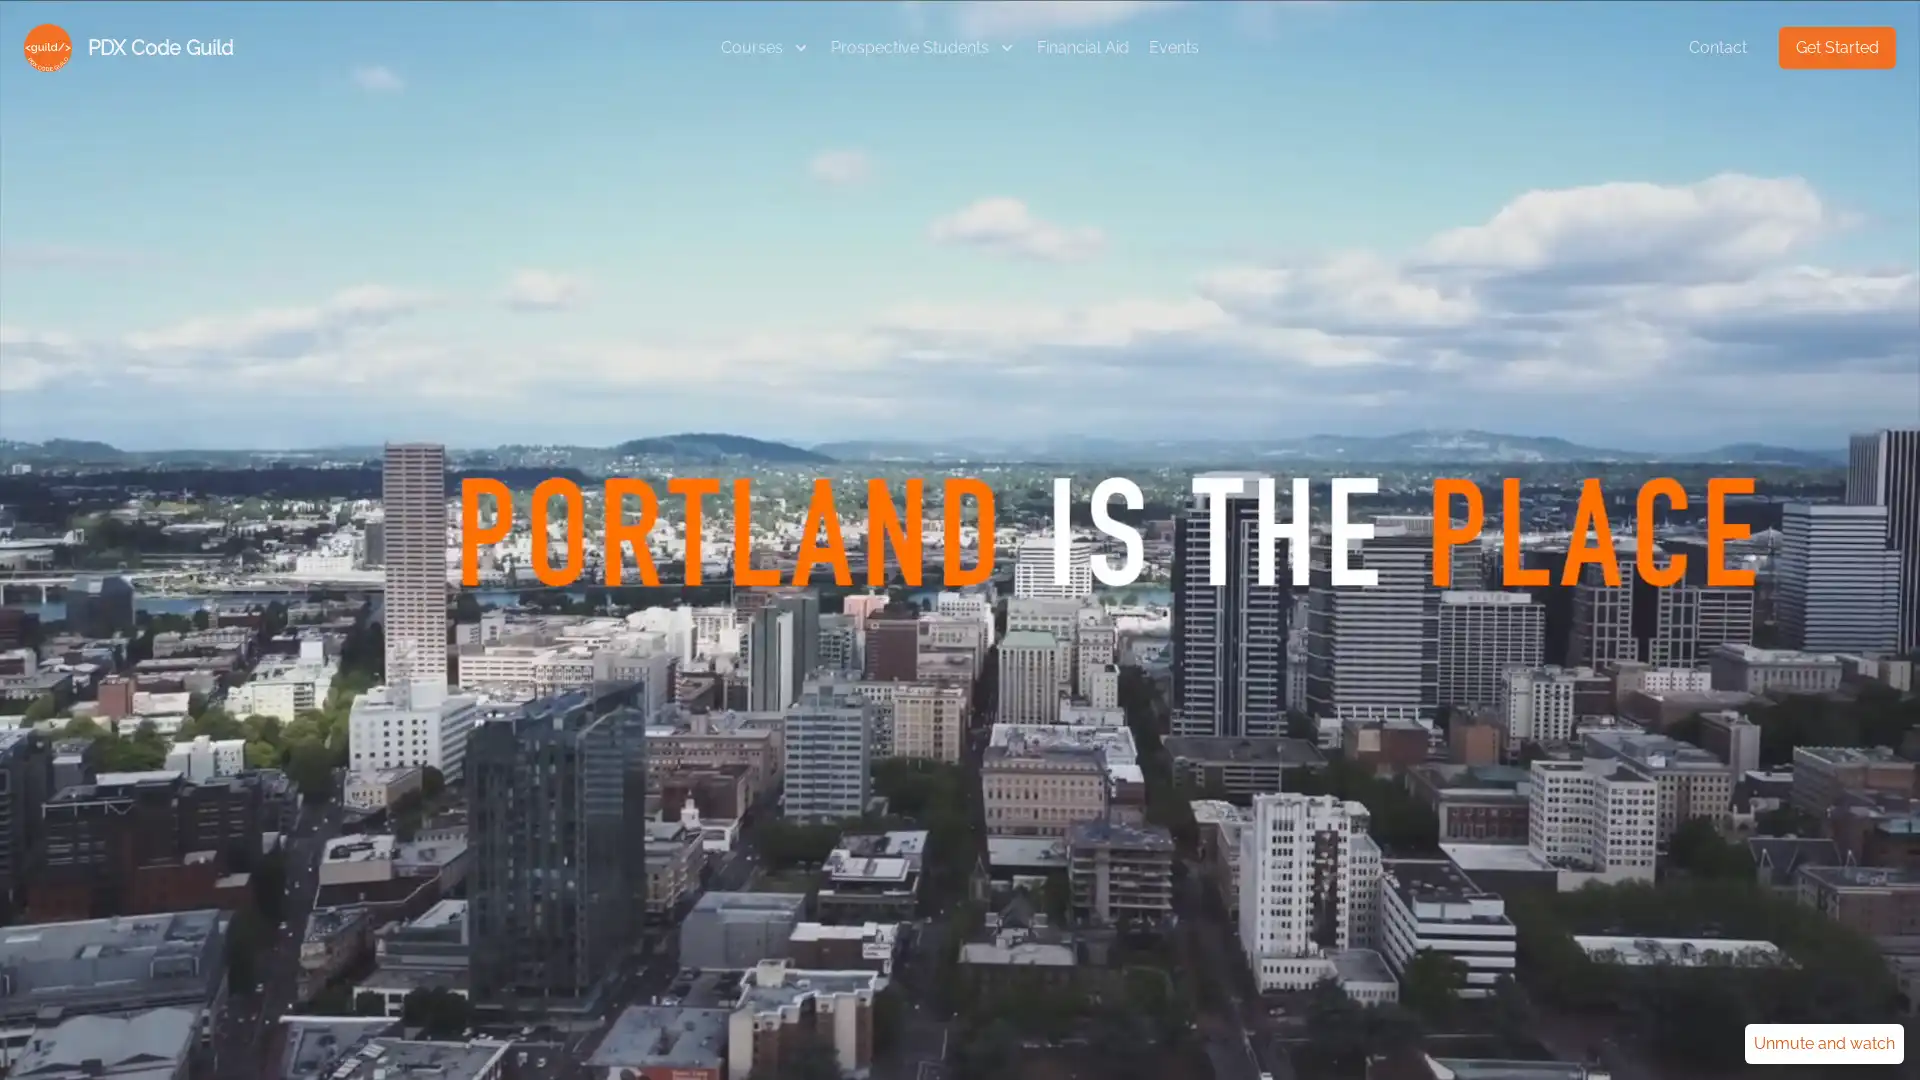 The image size is (1920, 1080). What do you see at coordinates (1174, 46) in the screenshot?
I see `Events` at bounding box center [1174, 46].